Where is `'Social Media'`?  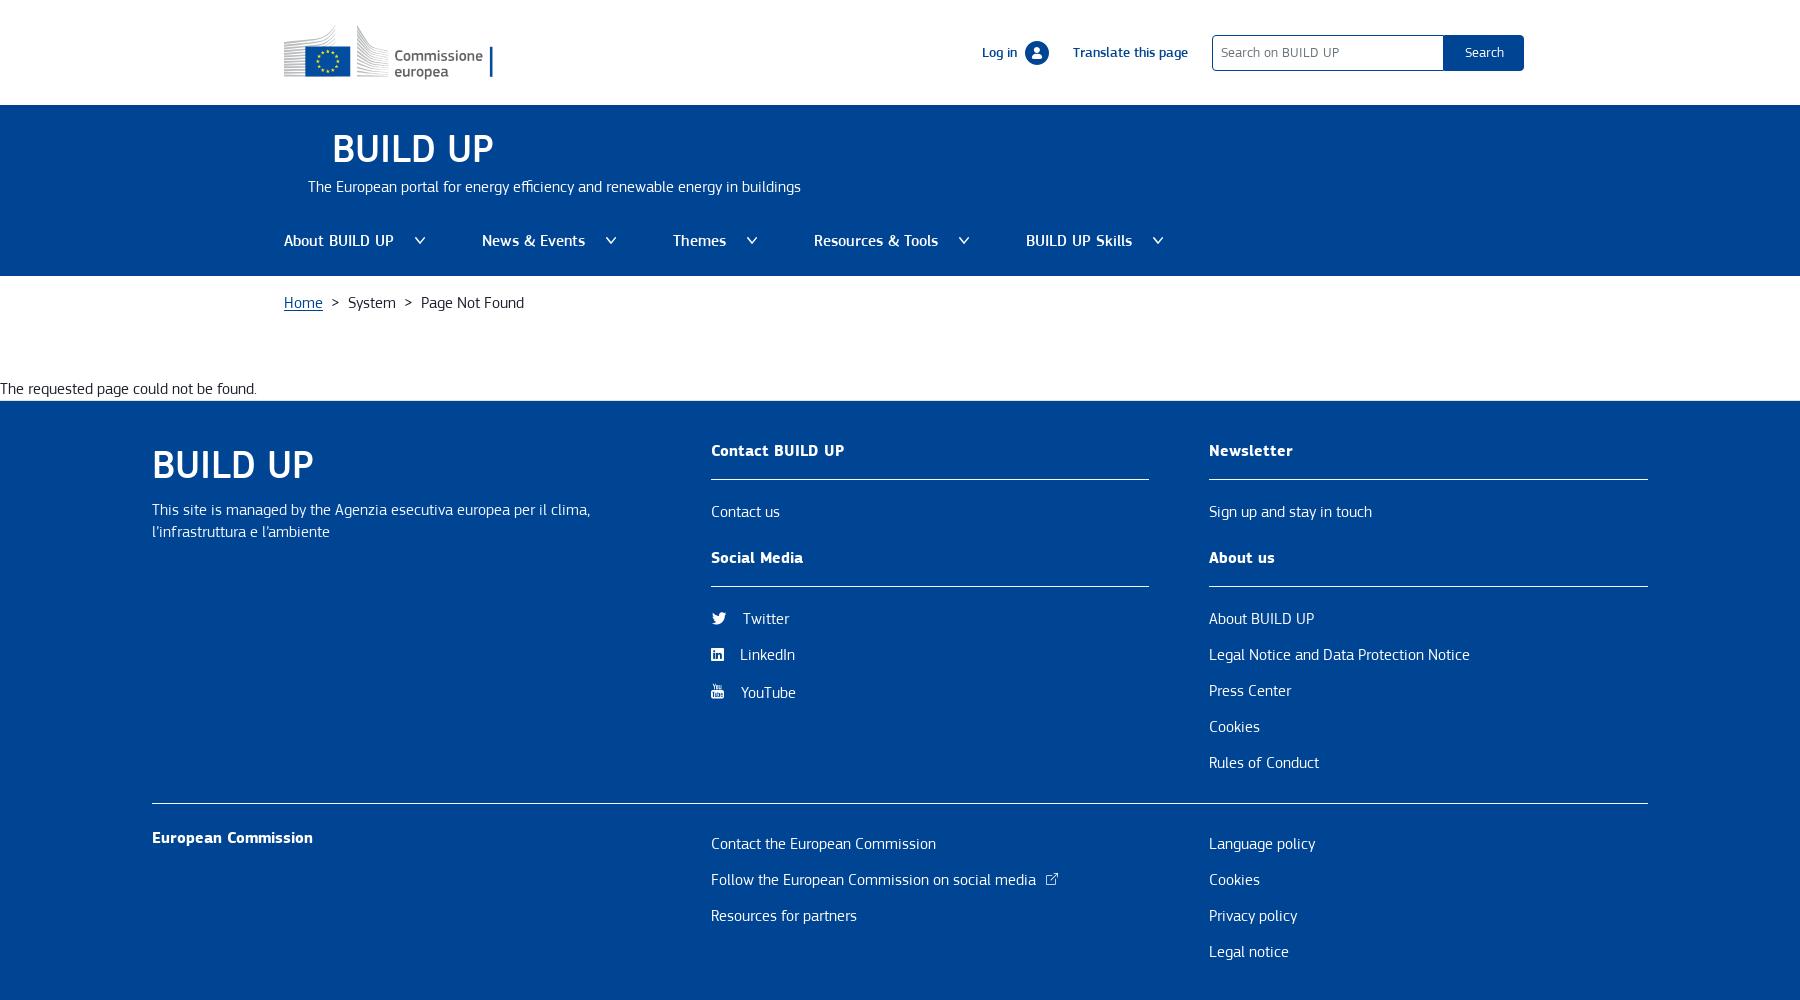
'Social Media' is located at coordinates (708, 557).